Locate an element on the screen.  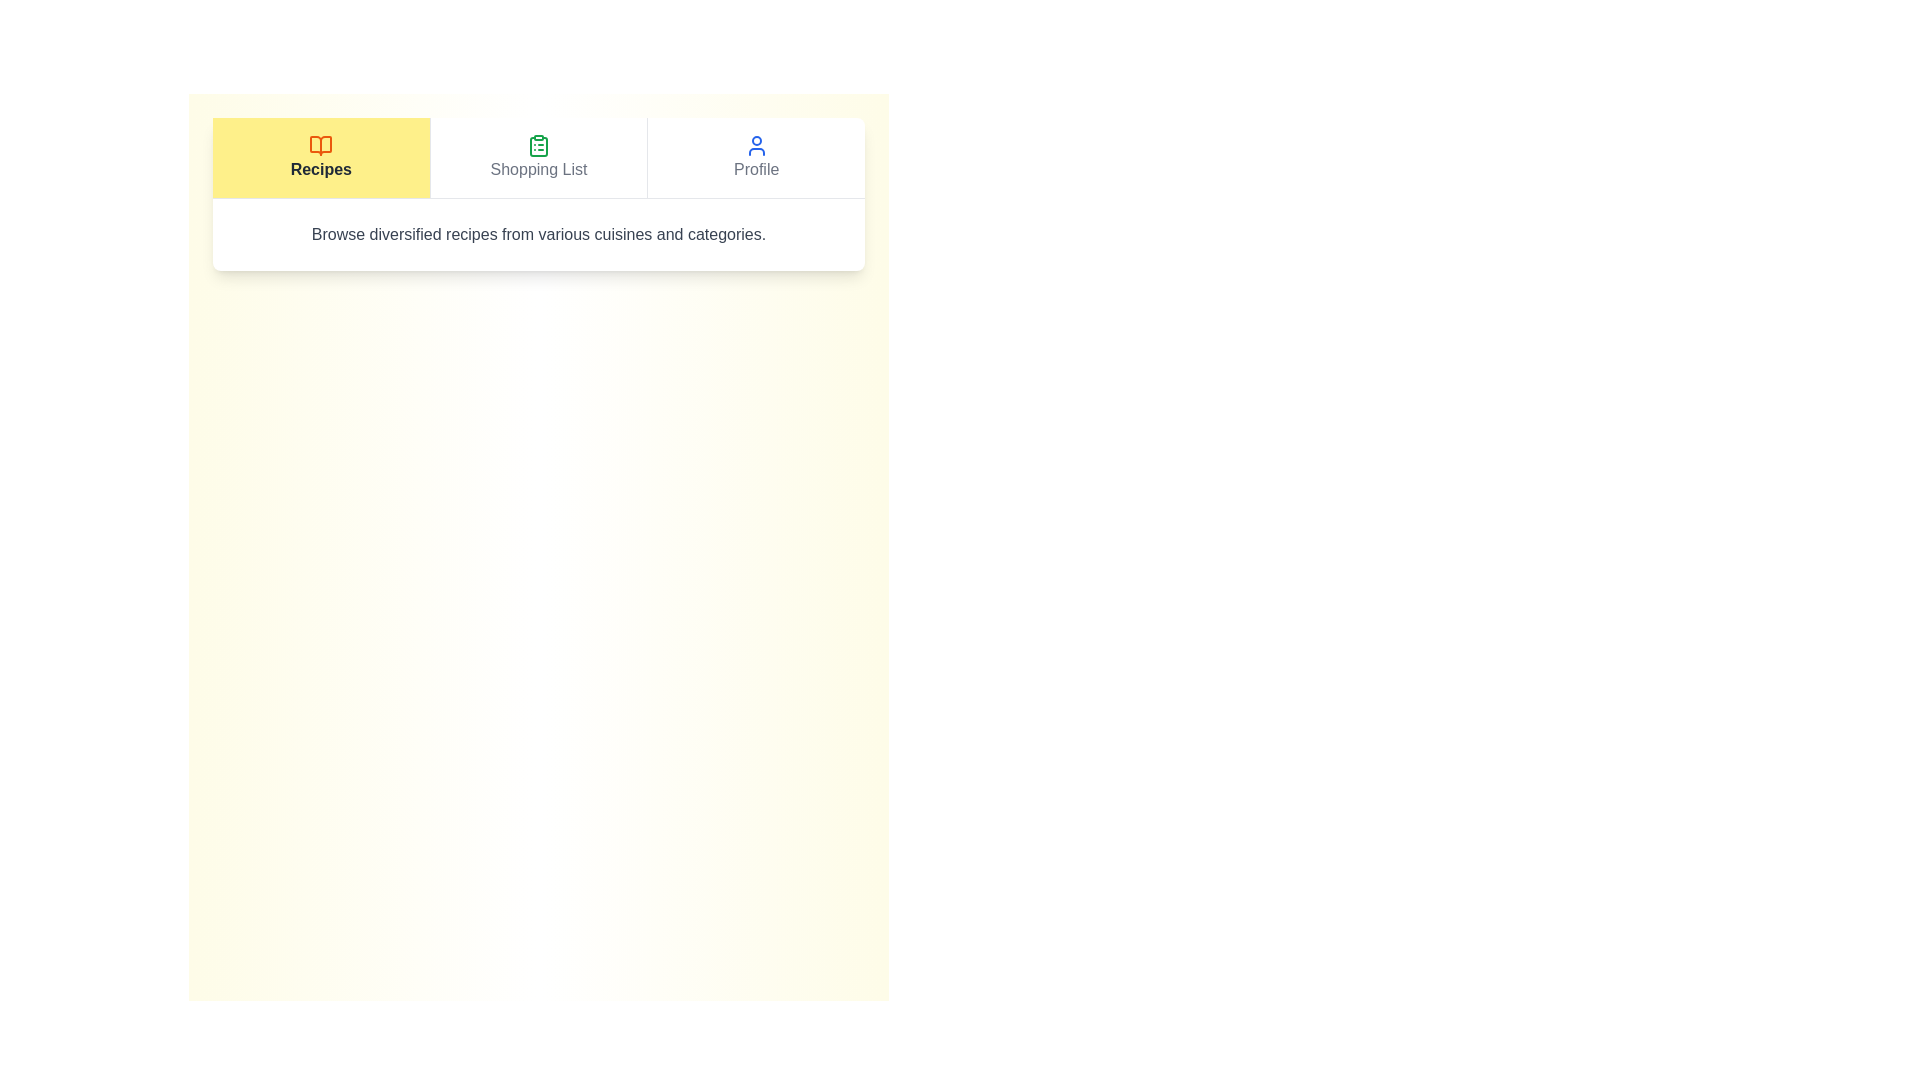
the Shopping List tab is located at coordinates (538, 157).